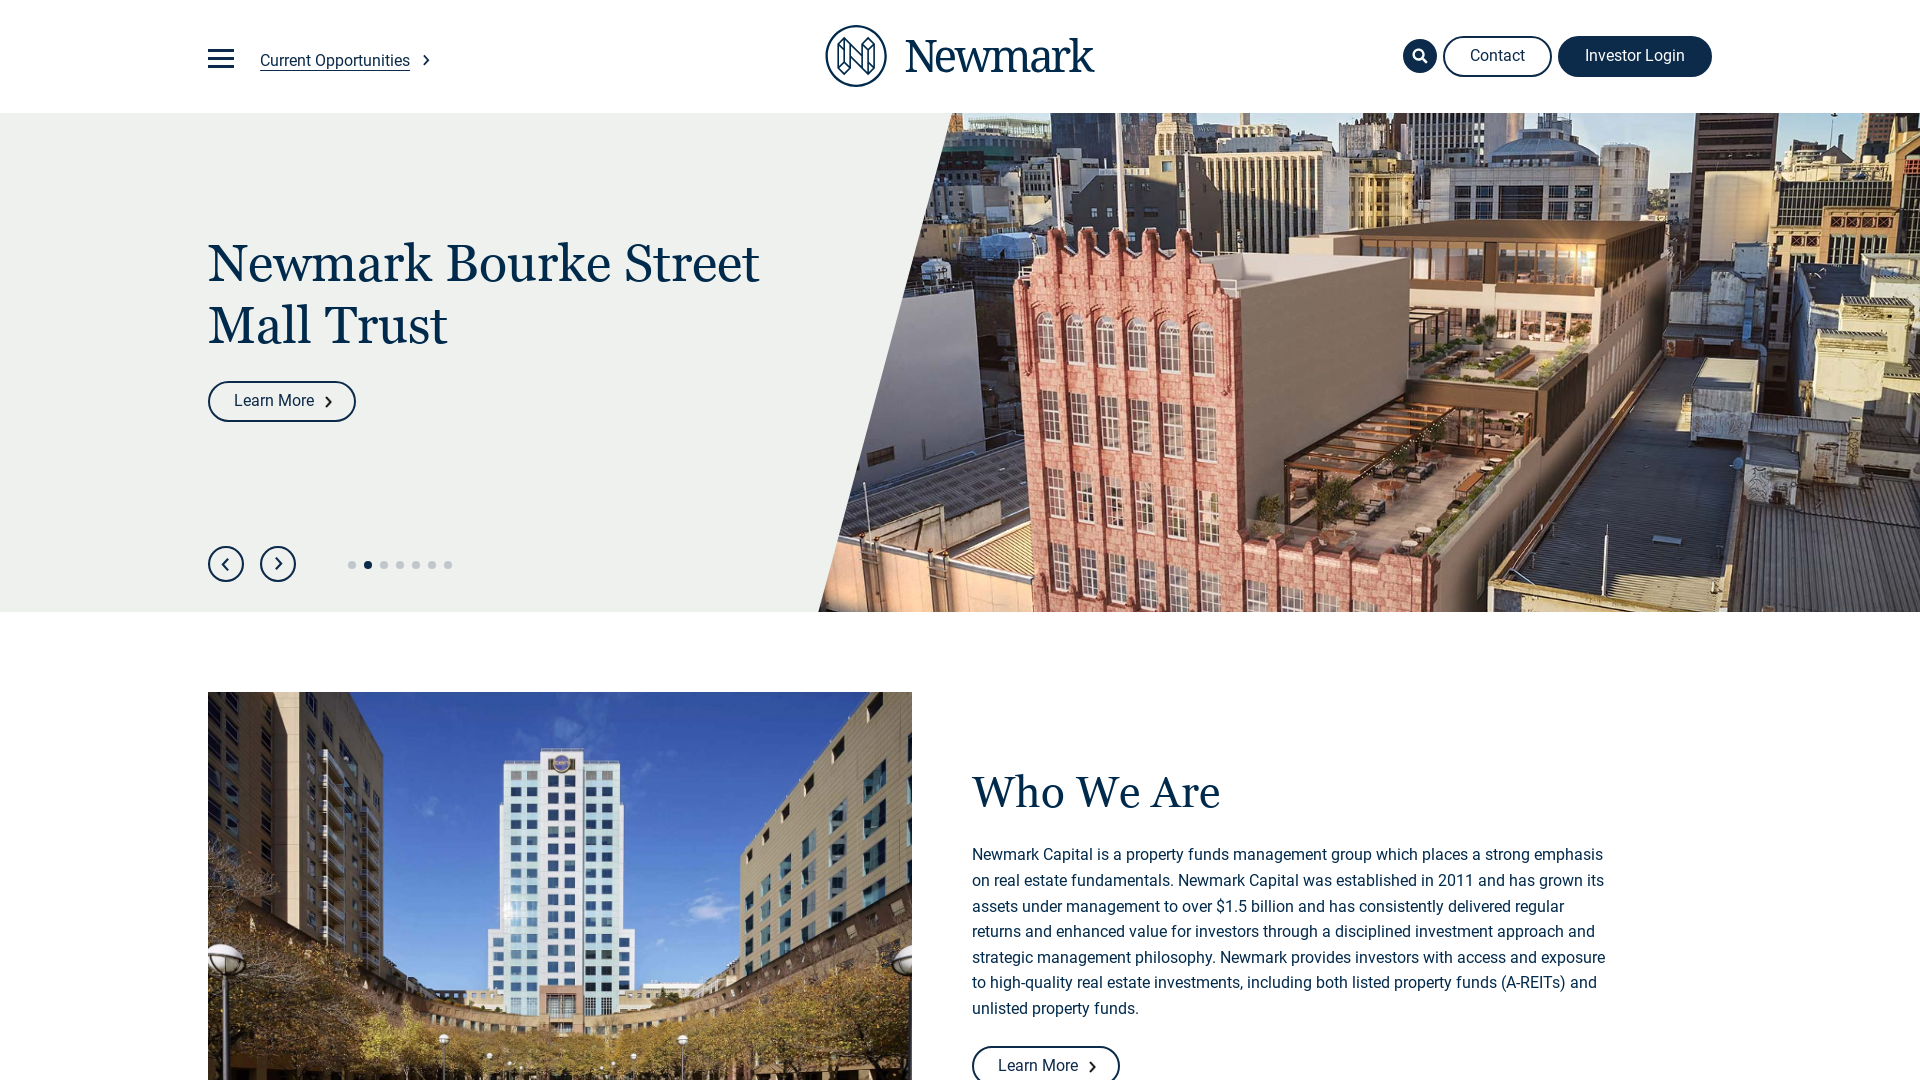  I want to click on 'Skip to main content', so click(208, 26).